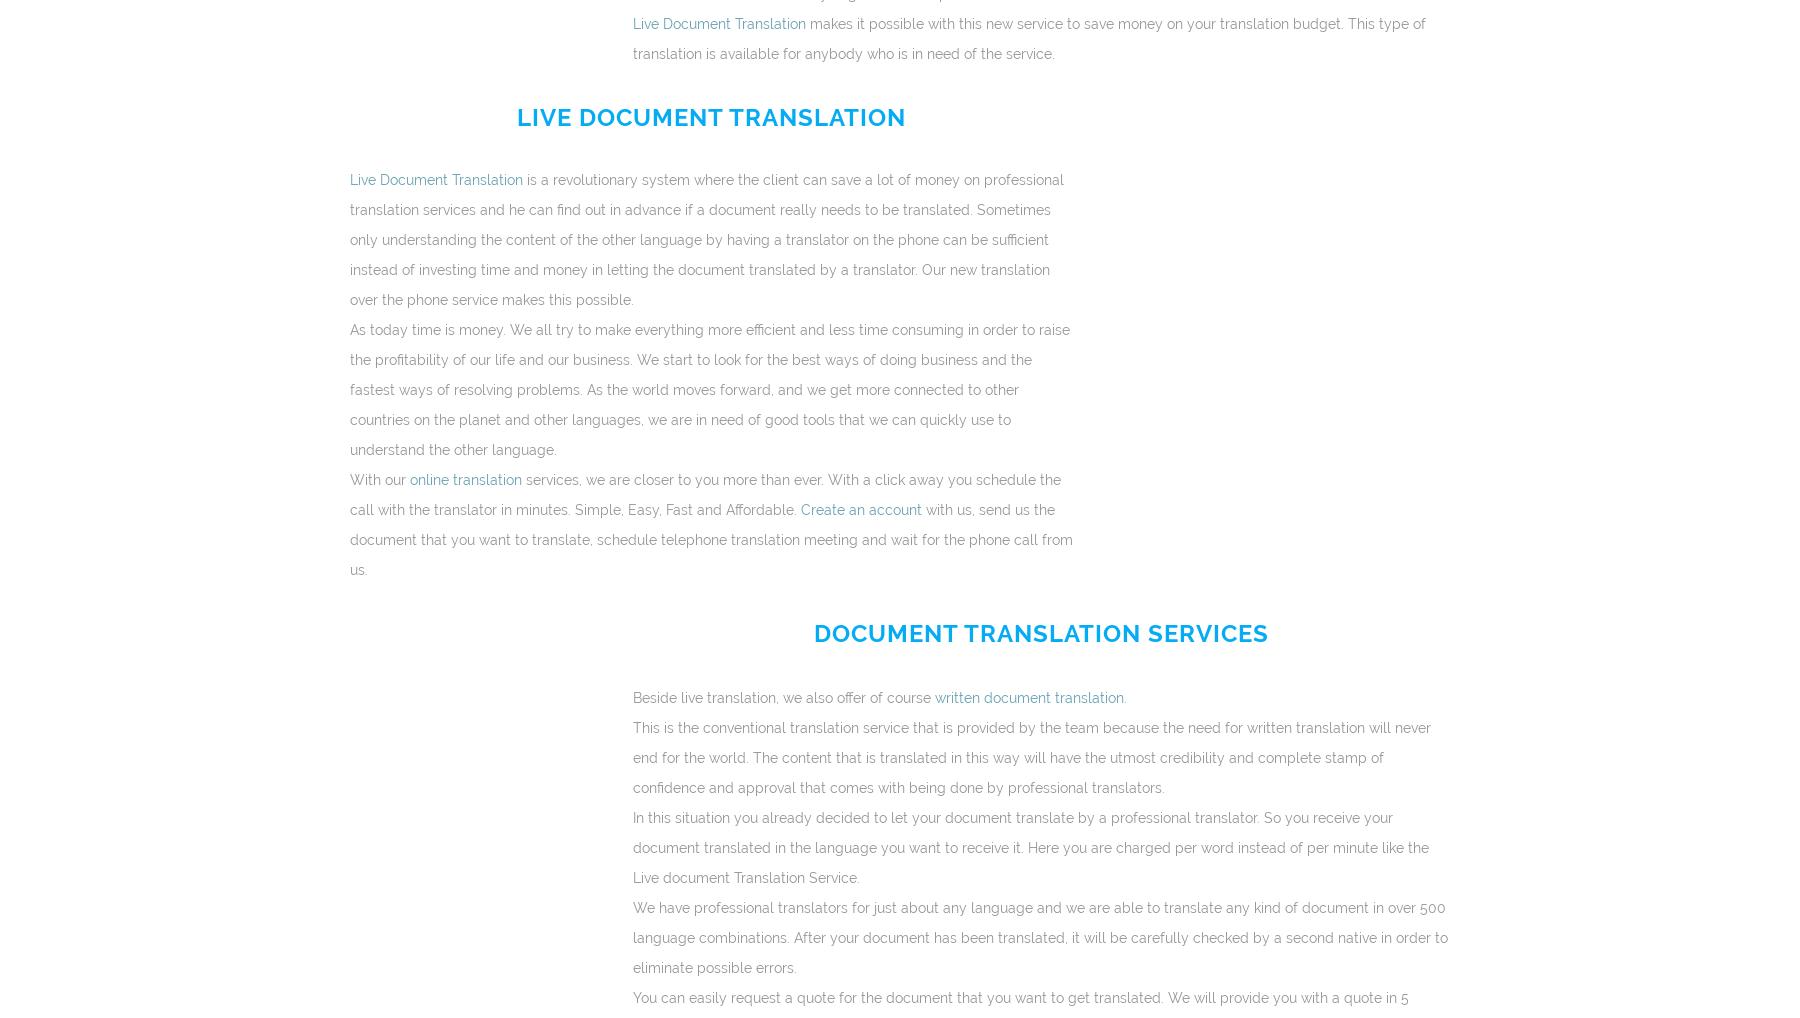  Describe the element at coordinates (710, 538) in the screenshot. I see `'with us, send us the document that you want to translate, schedule telephone translation meeting and wait for the phone call from us.'` at that location.